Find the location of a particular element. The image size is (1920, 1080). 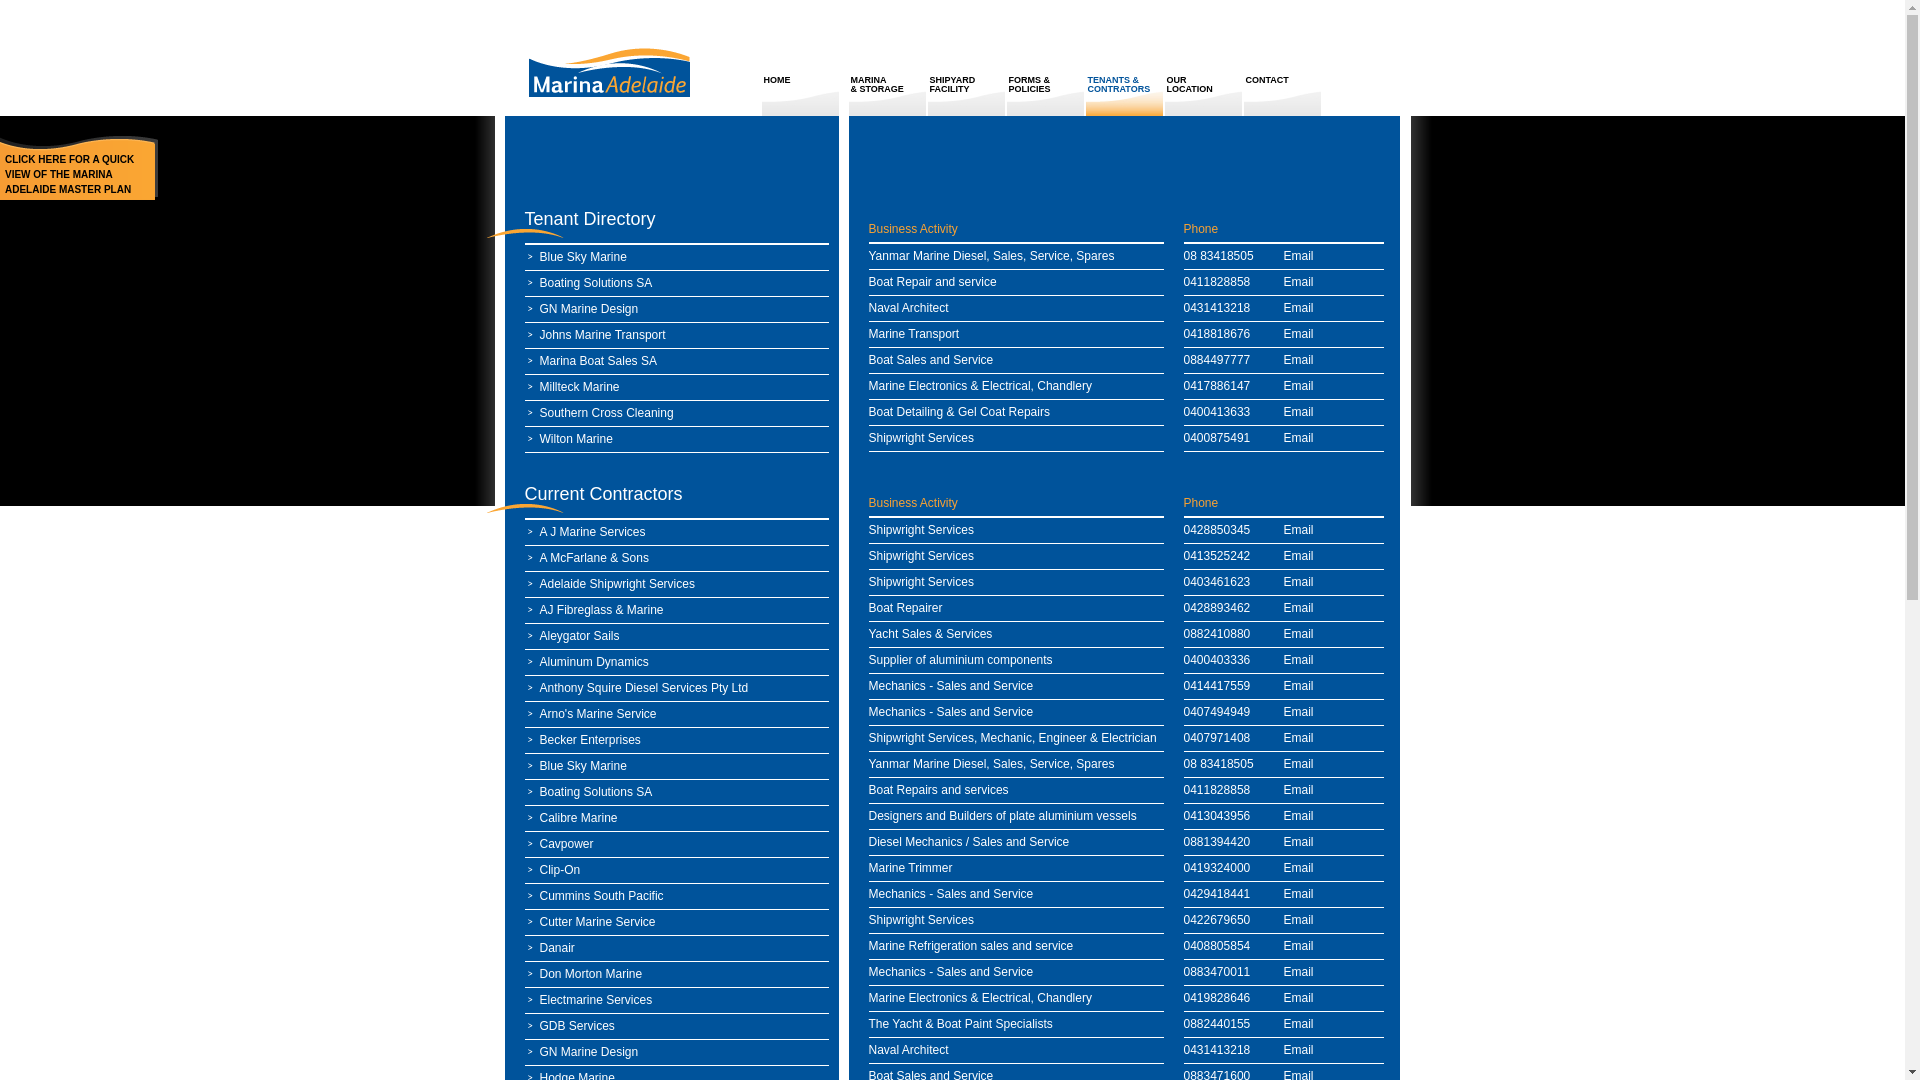

'FORMS & is located at coordinates (1044, 96).